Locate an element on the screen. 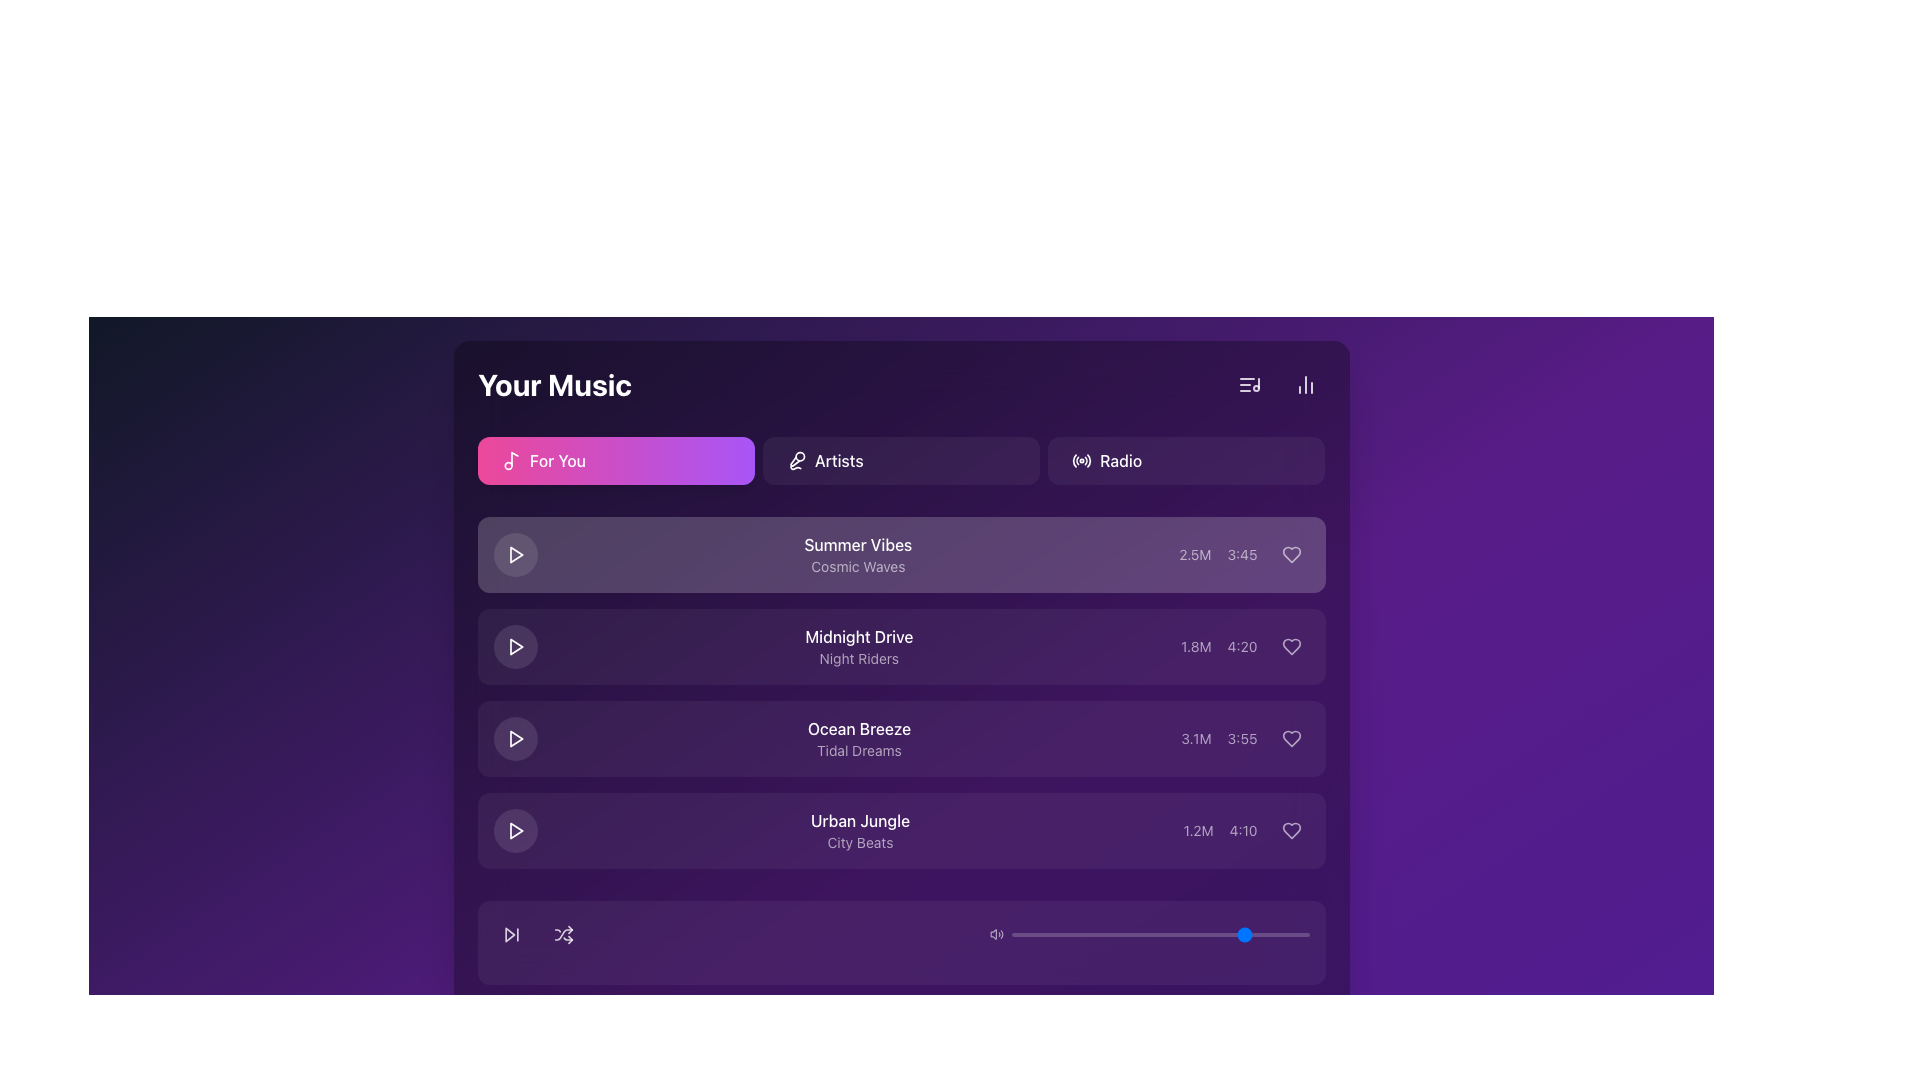 The height and width of the screenshot is (1080, 1920). the circular button with a soft purple background and a vertical-column chart icon is located at coordinates (1305, 385).